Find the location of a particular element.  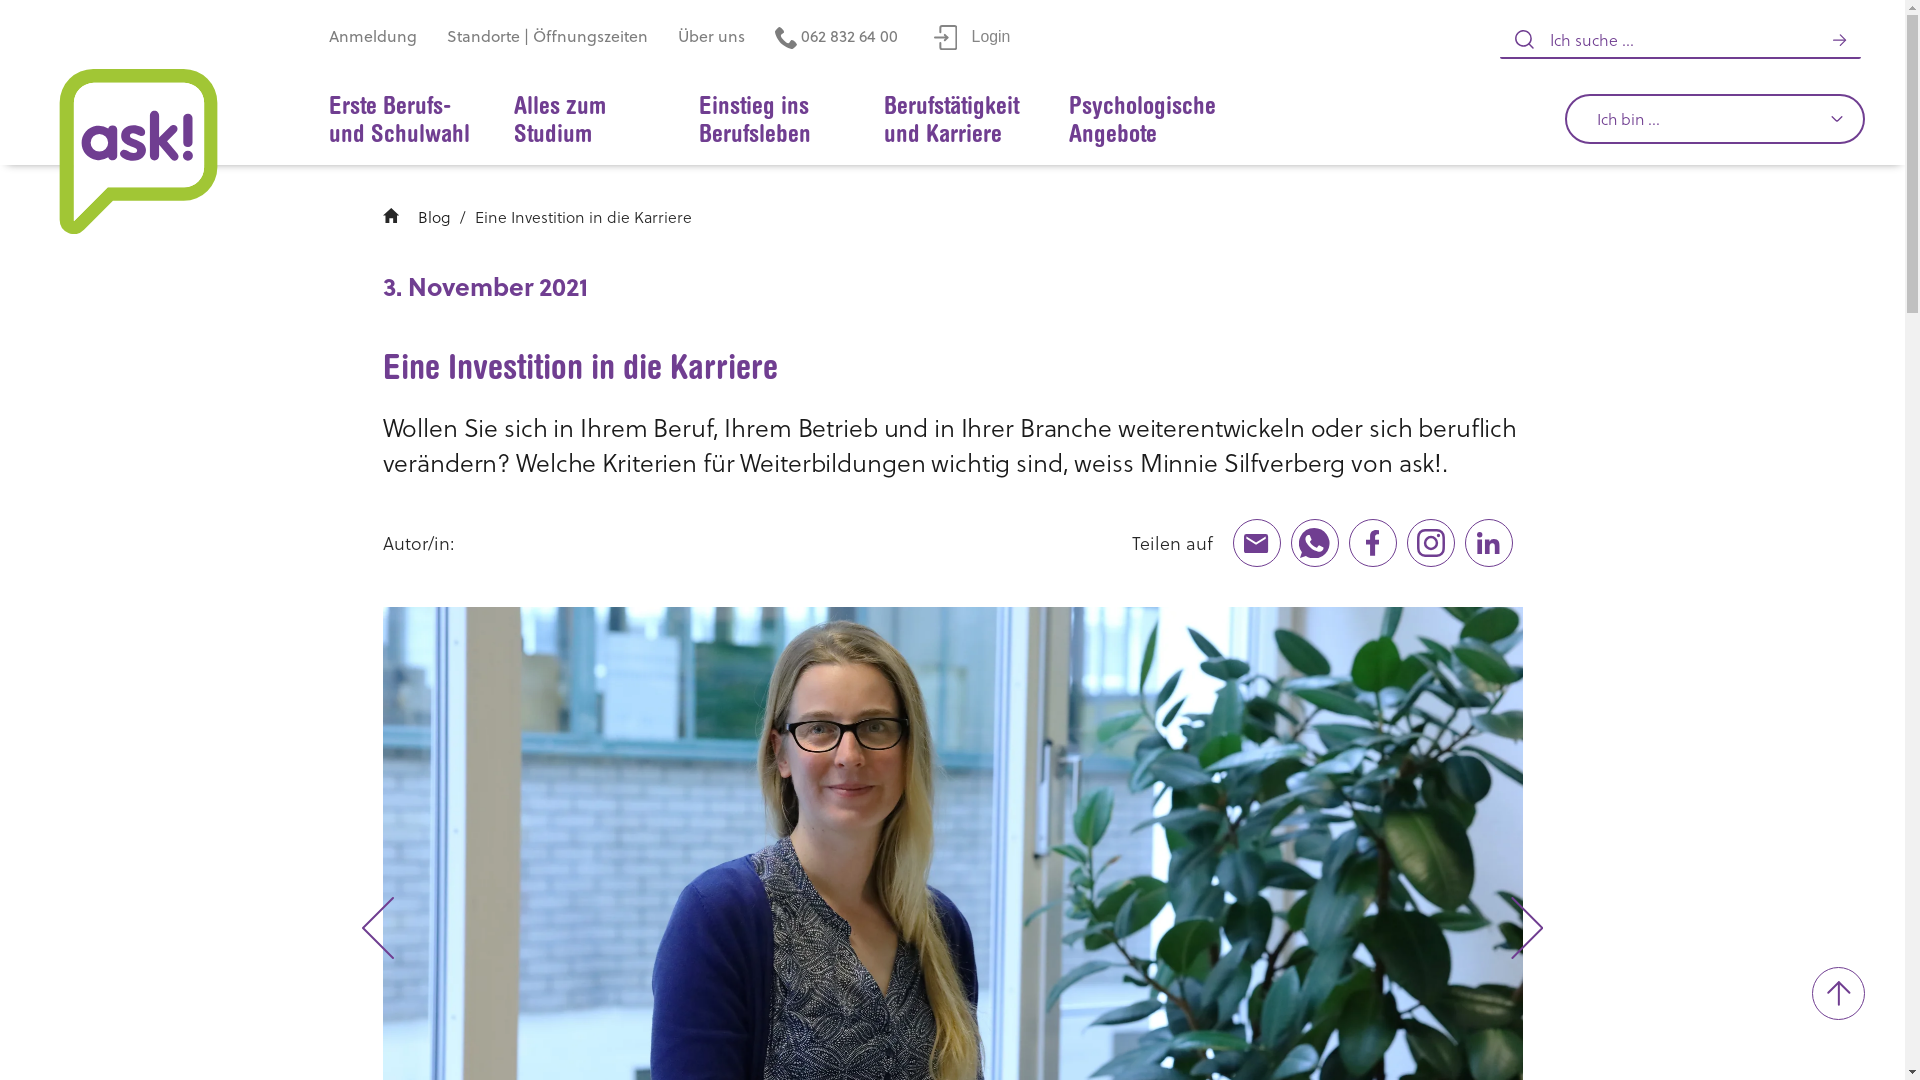

'Alles zum Studium' is located at coordinates (585, 120).